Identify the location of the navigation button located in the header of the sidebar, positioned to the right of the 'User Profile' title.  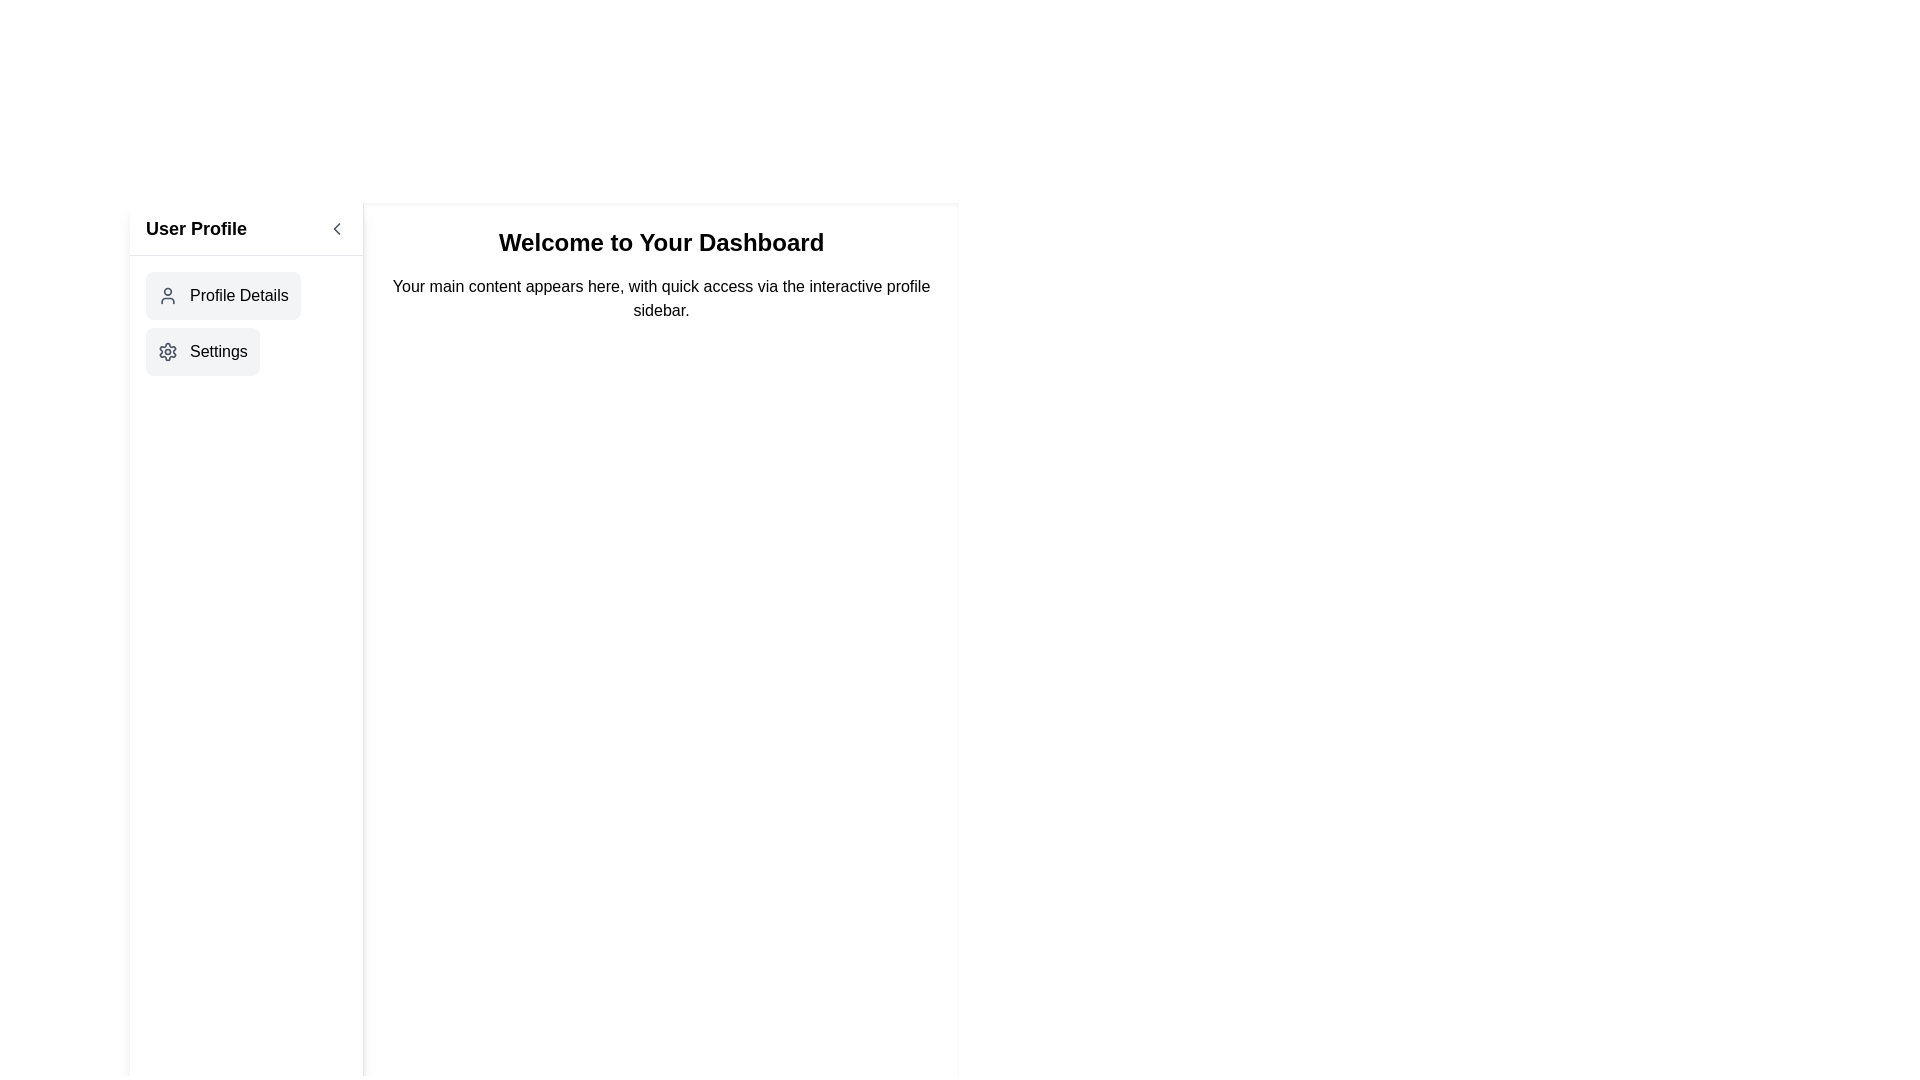
(337, 227).